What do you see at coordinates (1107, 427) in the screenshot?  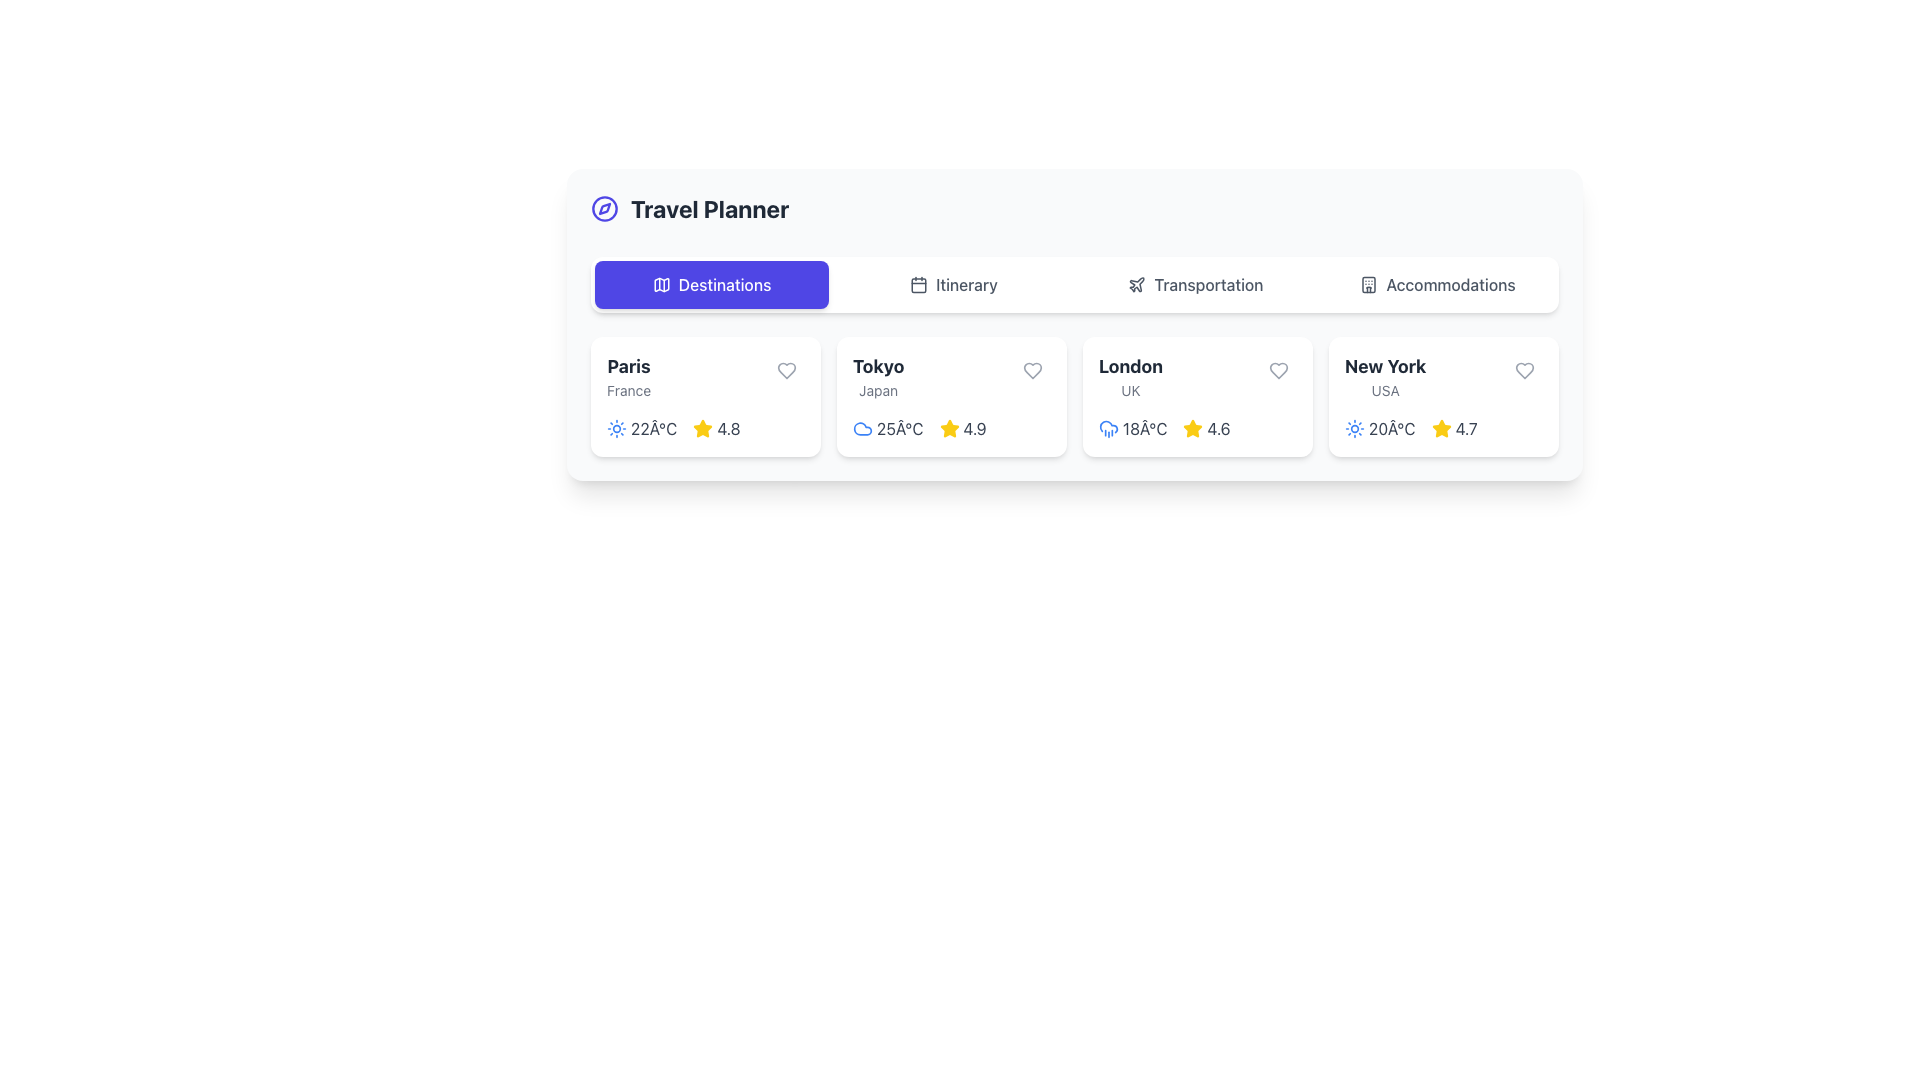 I see `the blue outlined cloud icon with rain drops located next to the temperature text '18°C' in the second section of the third card` at bounding box center [1107, 427].